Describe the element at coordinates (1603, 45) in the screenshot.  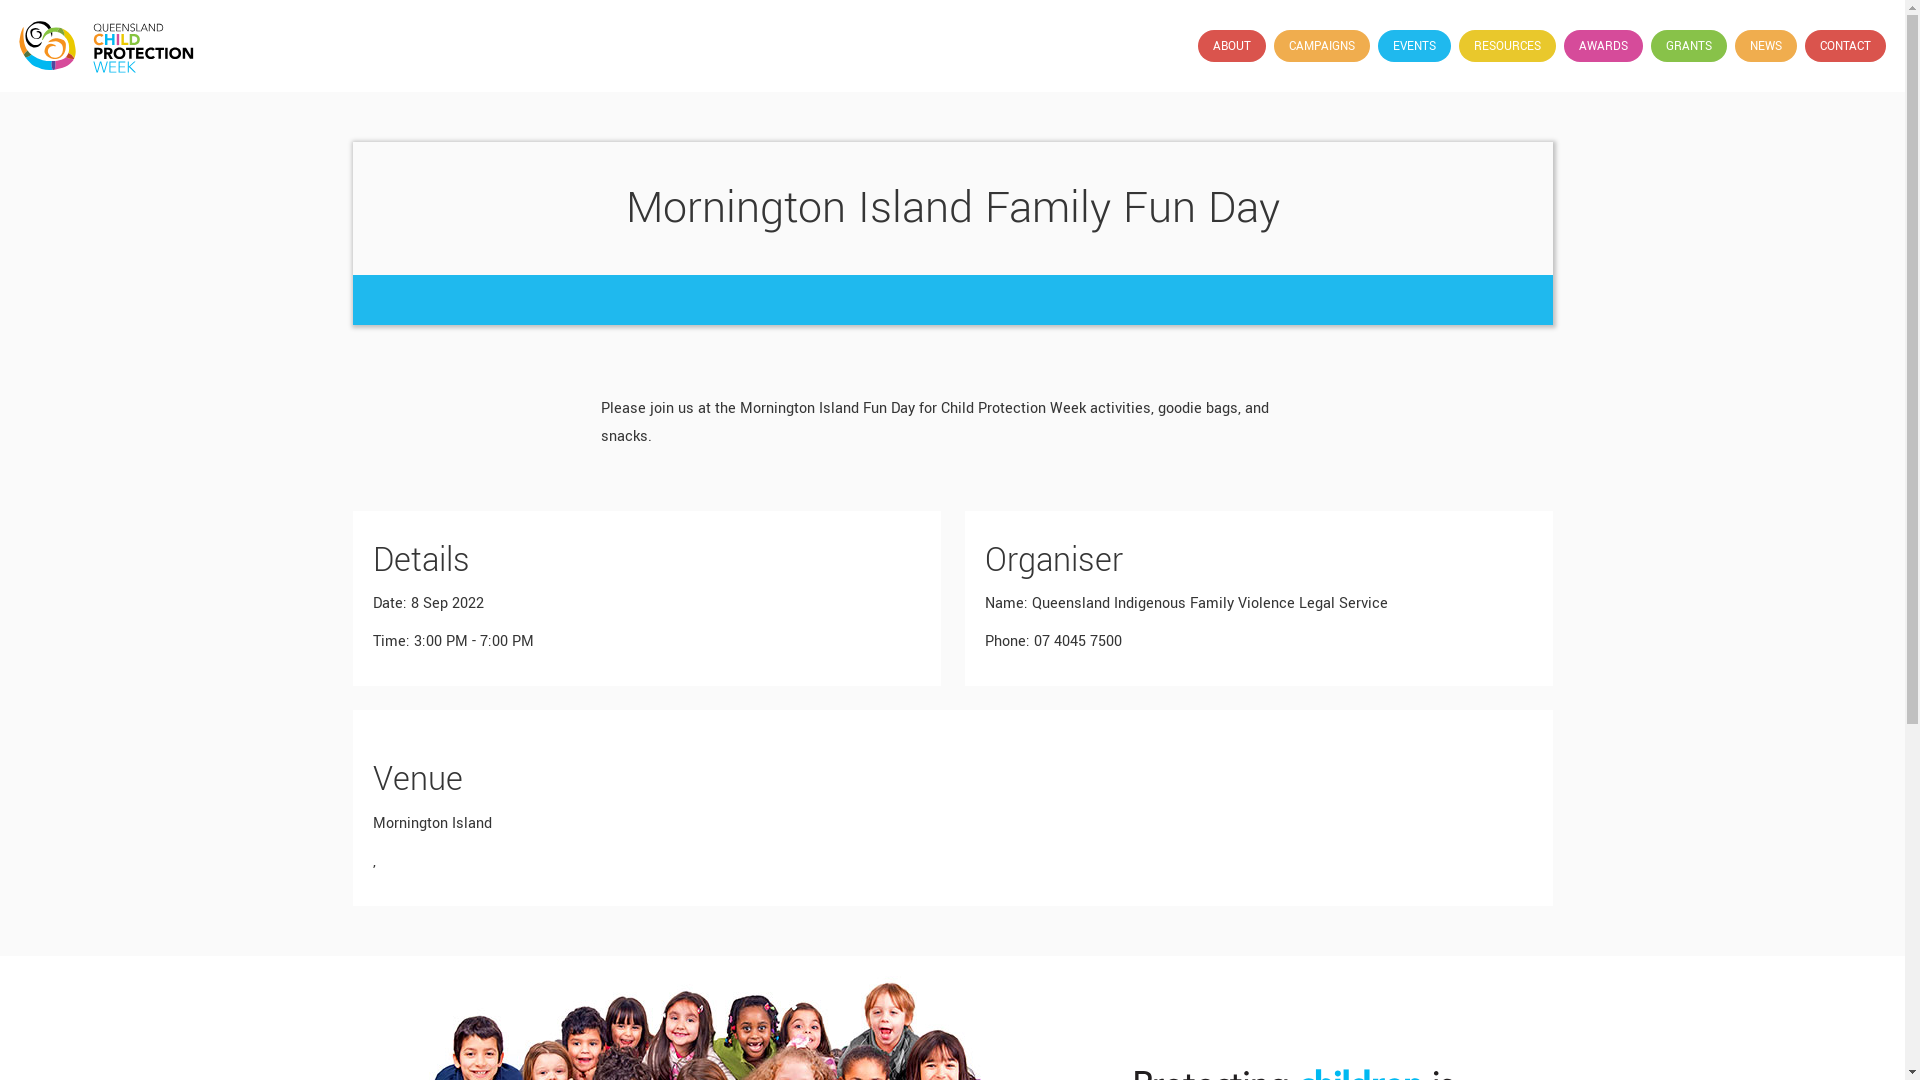
I see `'AWARDS'` at that location.